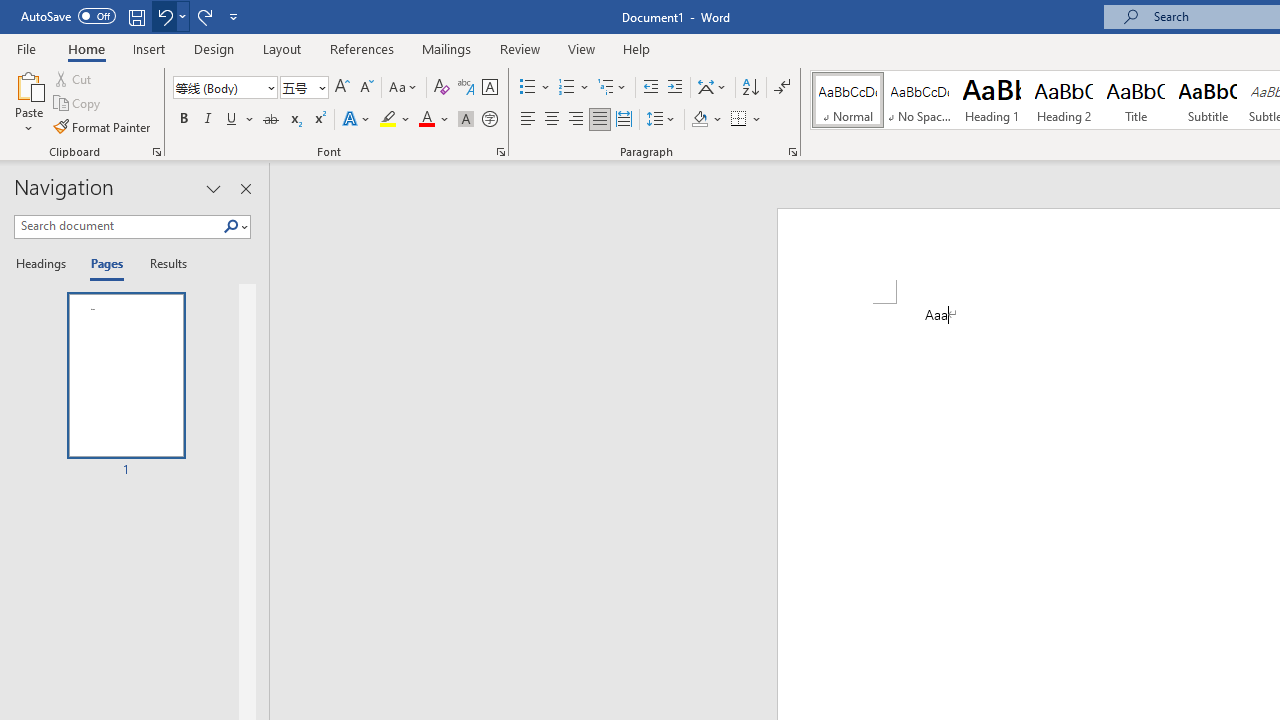 Image resolution: width=1280 pixels, height=720 pixels. Describe the element at coordinates (464, 86) in the screenshot. I see `'Phonetic Guide...'` at that location.